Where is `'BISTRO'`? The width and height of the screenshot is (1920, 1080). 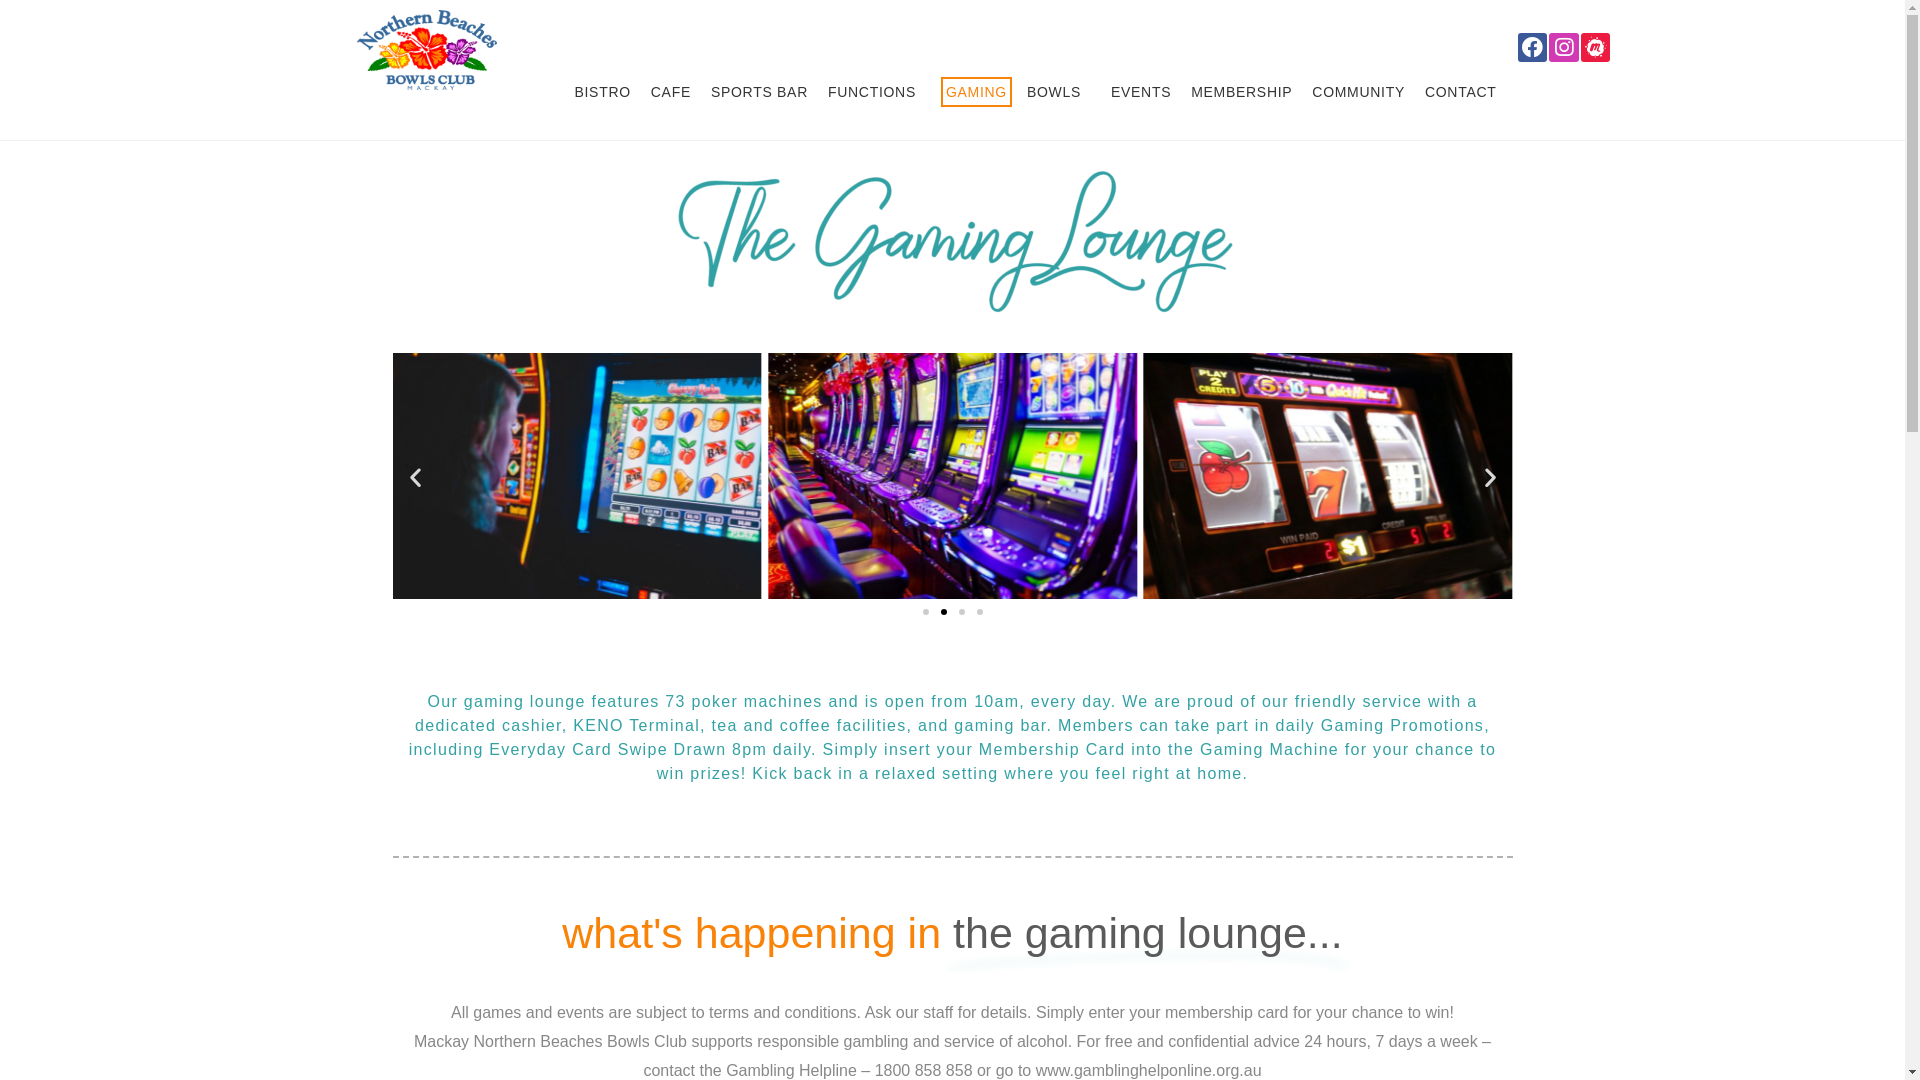 'BISTRO' is located at coordinates (600, 92).